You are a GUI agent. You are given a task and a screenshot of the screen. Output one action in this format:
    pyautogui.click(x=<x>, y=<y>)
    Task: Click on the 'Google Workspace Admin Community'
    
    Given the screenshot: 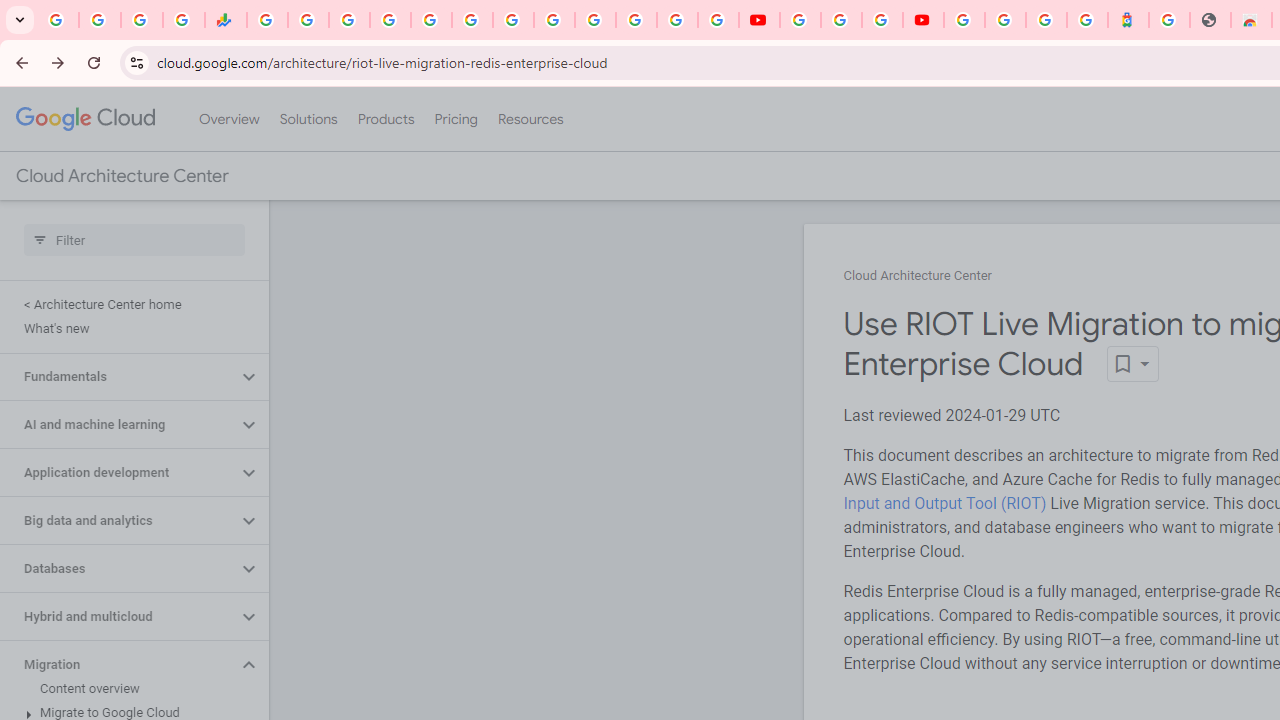 What is the action you would take?
    pyautogui.click(x=58, y=20)
    